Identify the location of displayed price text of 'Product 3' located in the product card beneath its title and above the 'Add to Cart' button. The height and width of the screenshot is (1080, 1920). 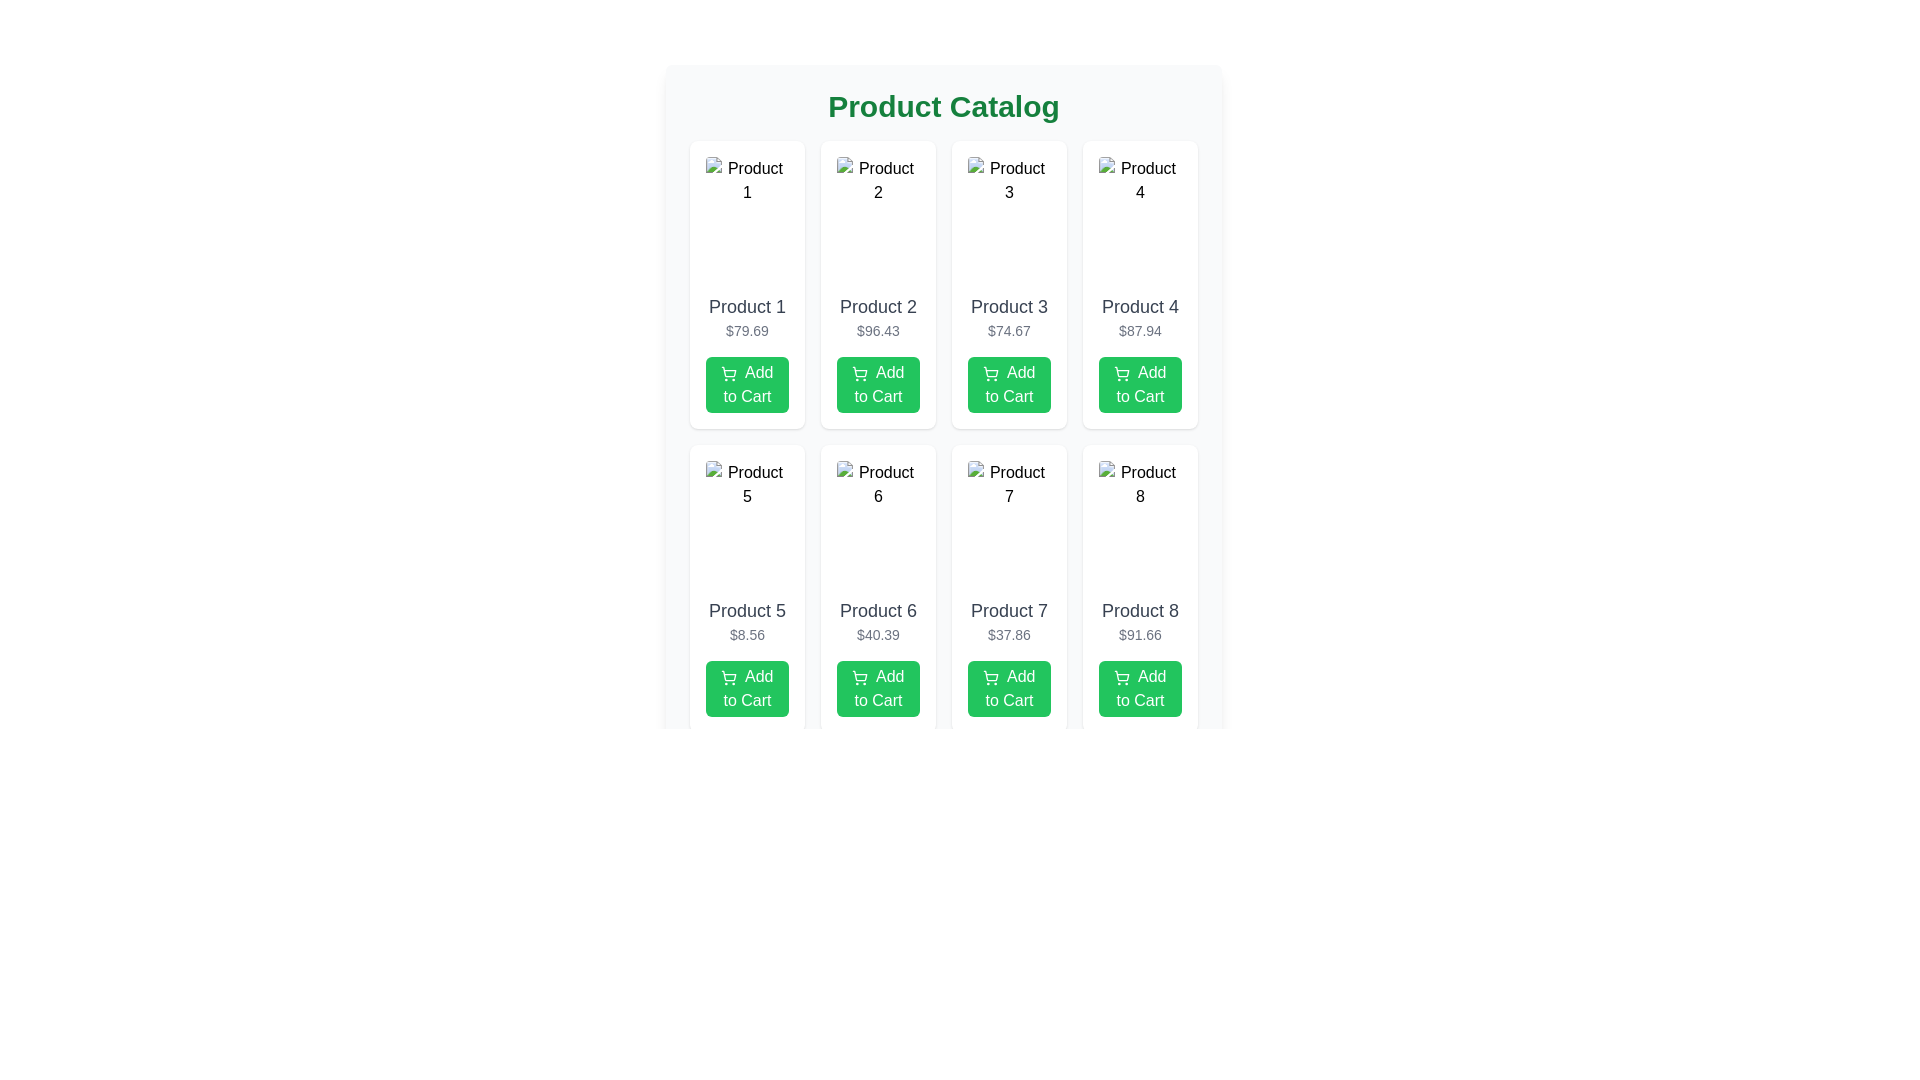
(1009, 330).